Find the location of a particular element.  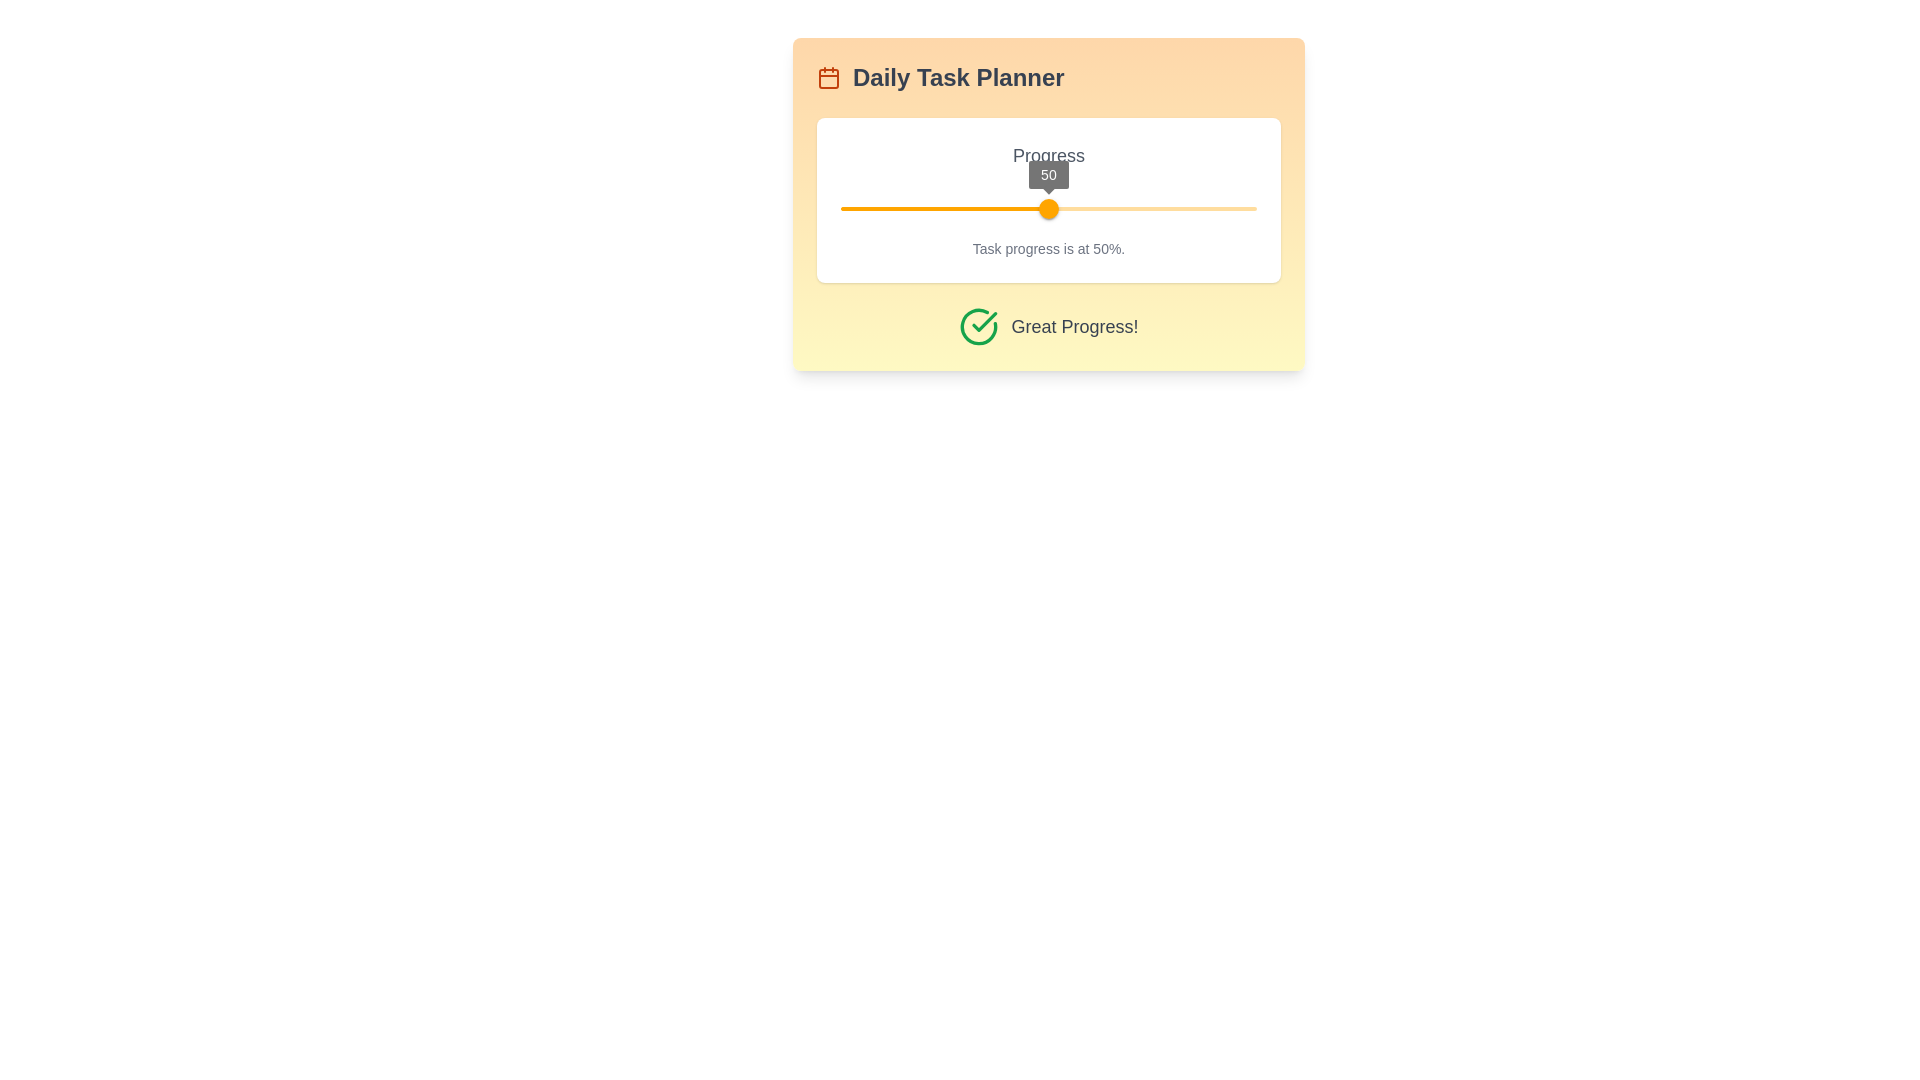

the Informative Text element that states 'Task progress is at 50%', which is positioned below the slider component labeled '50' within the task planner interface is located at coordinates (1048, 248).